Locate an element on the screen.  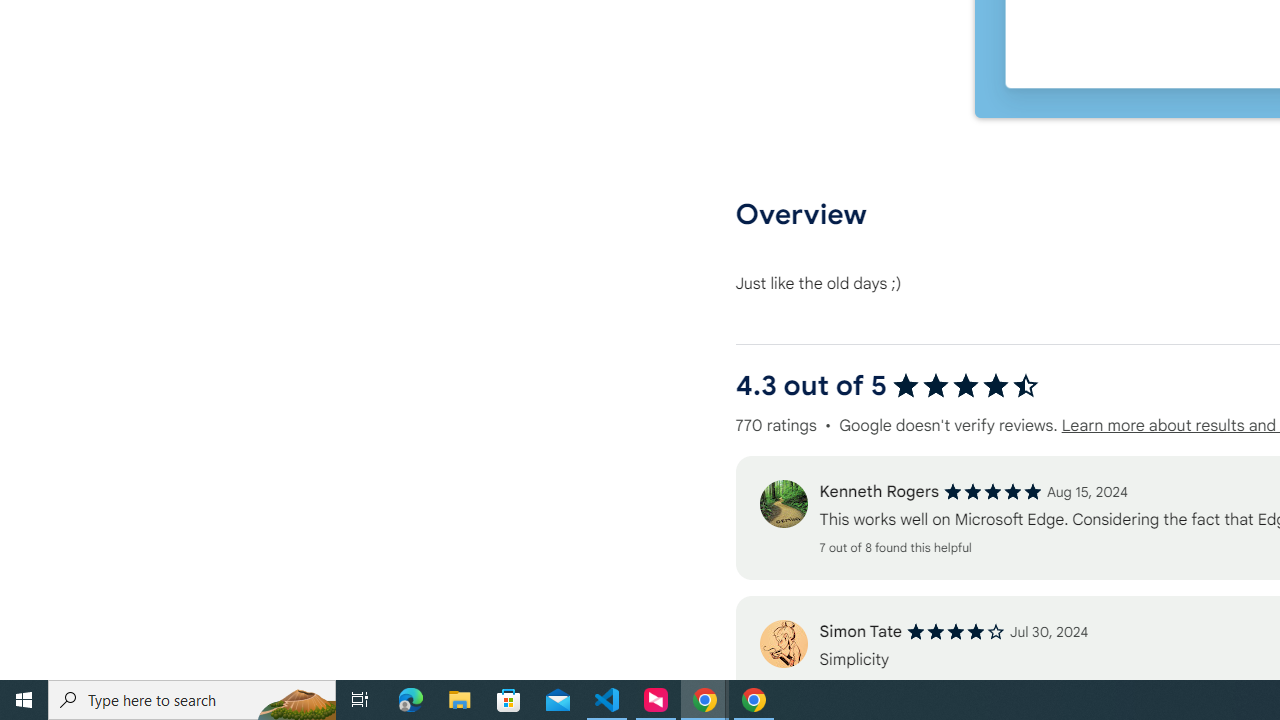
'4 out of 5 stars' is located at coordinates (955, 632).